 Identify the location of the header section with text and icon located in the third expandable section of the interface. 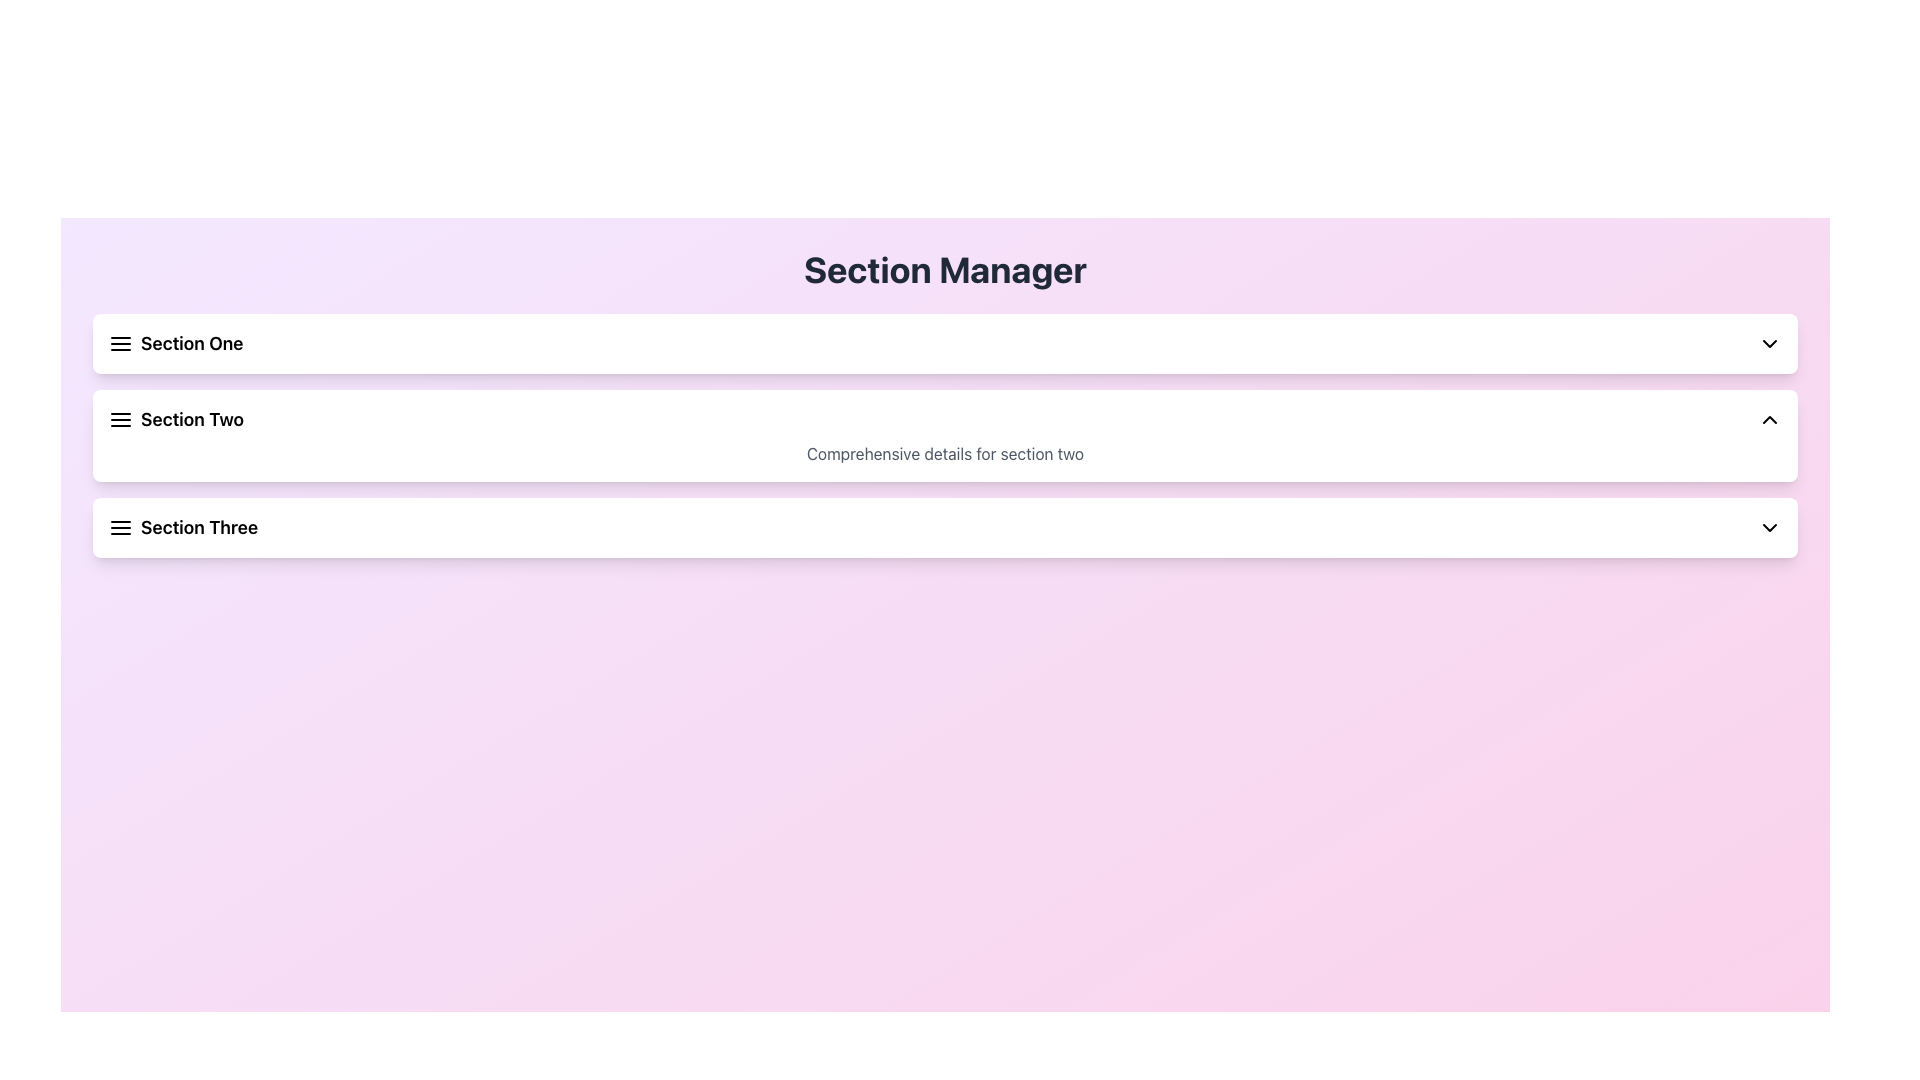
(183, 527).